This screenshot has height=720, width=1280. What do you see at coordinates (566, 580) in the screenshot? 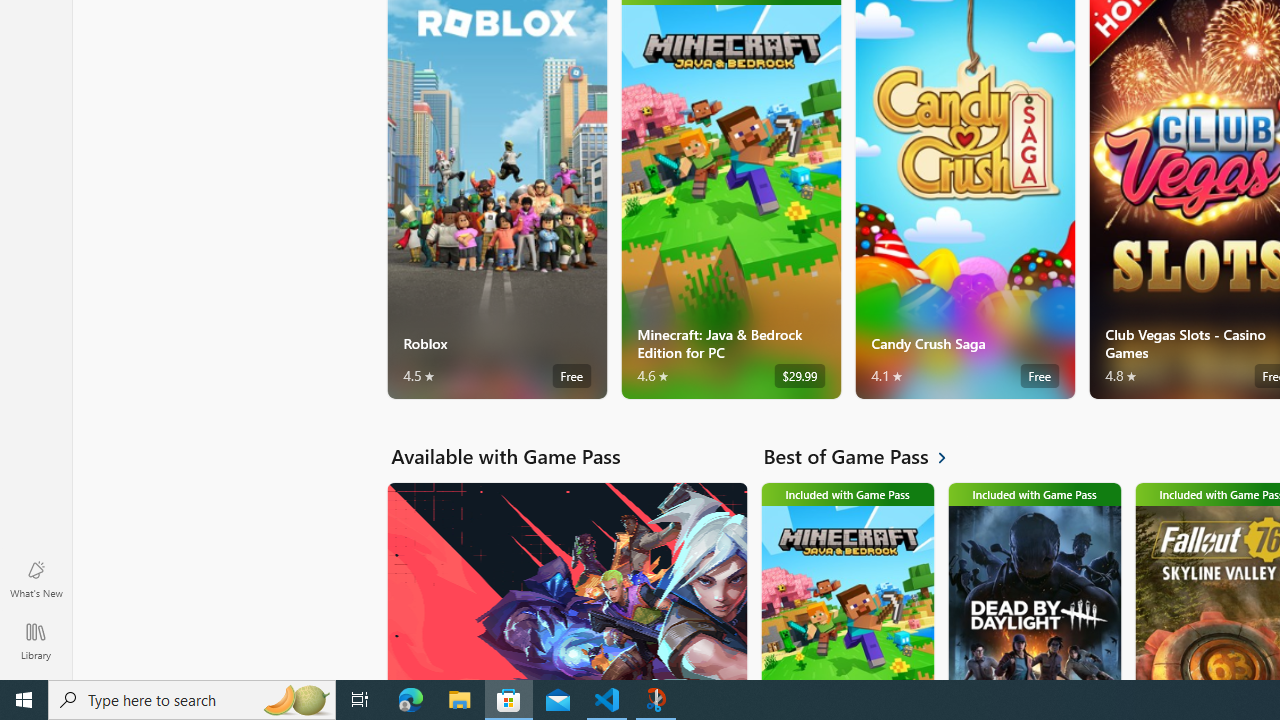
I see `'Available with Game Pass. VALORANT'` at bounding box center [566, 580].